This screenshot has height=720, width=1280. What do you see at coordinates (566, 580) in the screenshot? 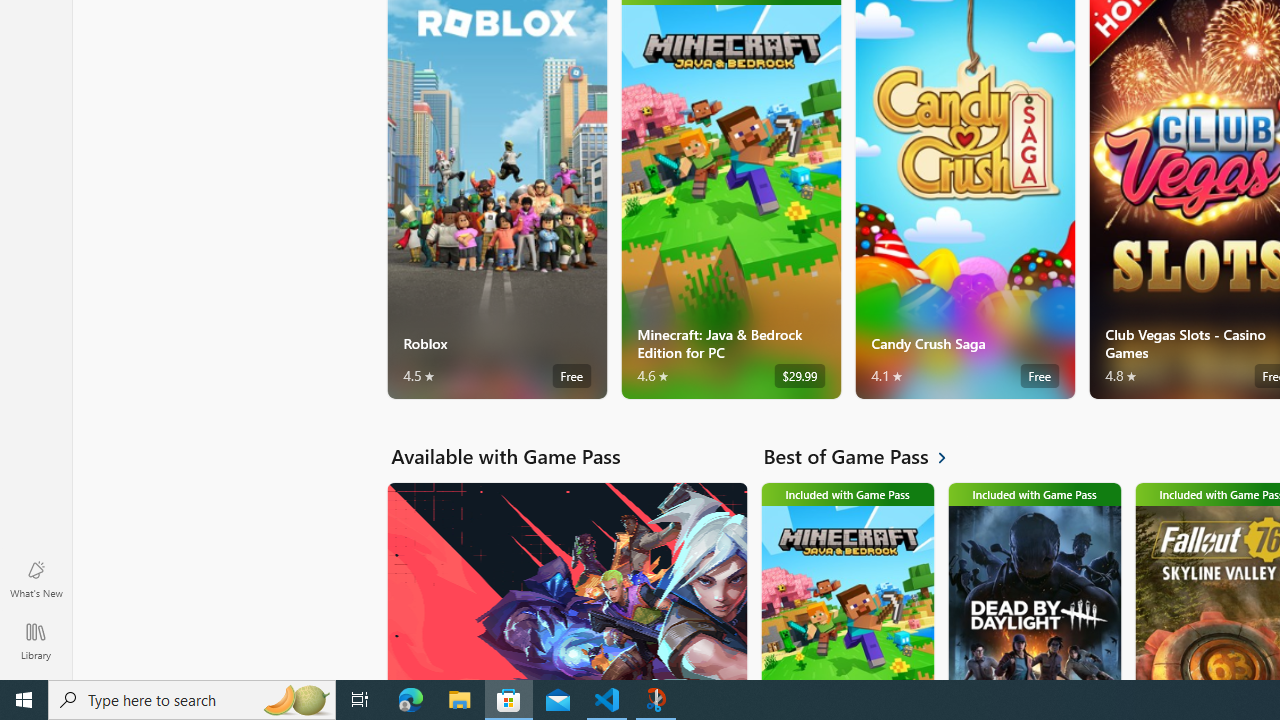
I see `'Available with Game Pass. VALORANT'` at bounding box center [566, 580].